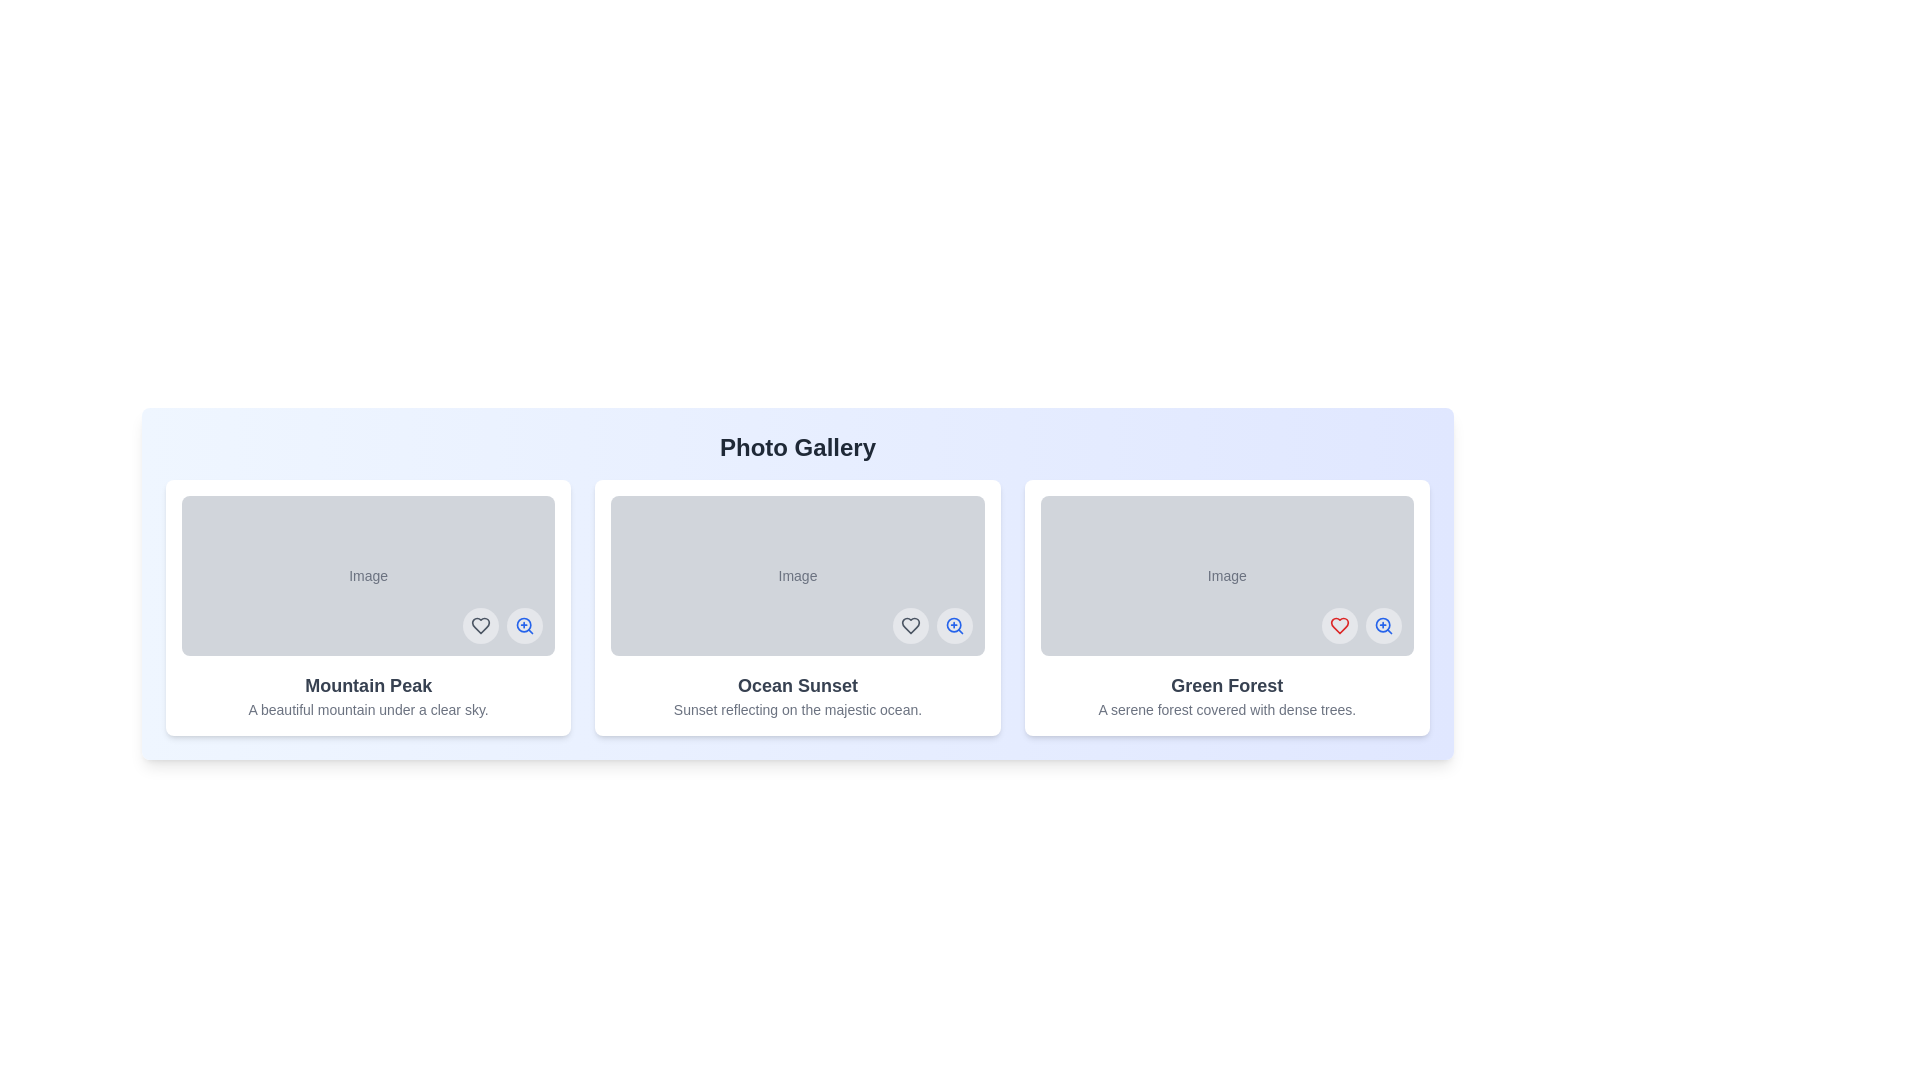 Image resolution: width=1920 pixels, height=1080 pixels. Describe the element at coordinates (796, 685) in the screenshot. I see `the title of the image titled Ocean Sunset to focus on it` at that location.